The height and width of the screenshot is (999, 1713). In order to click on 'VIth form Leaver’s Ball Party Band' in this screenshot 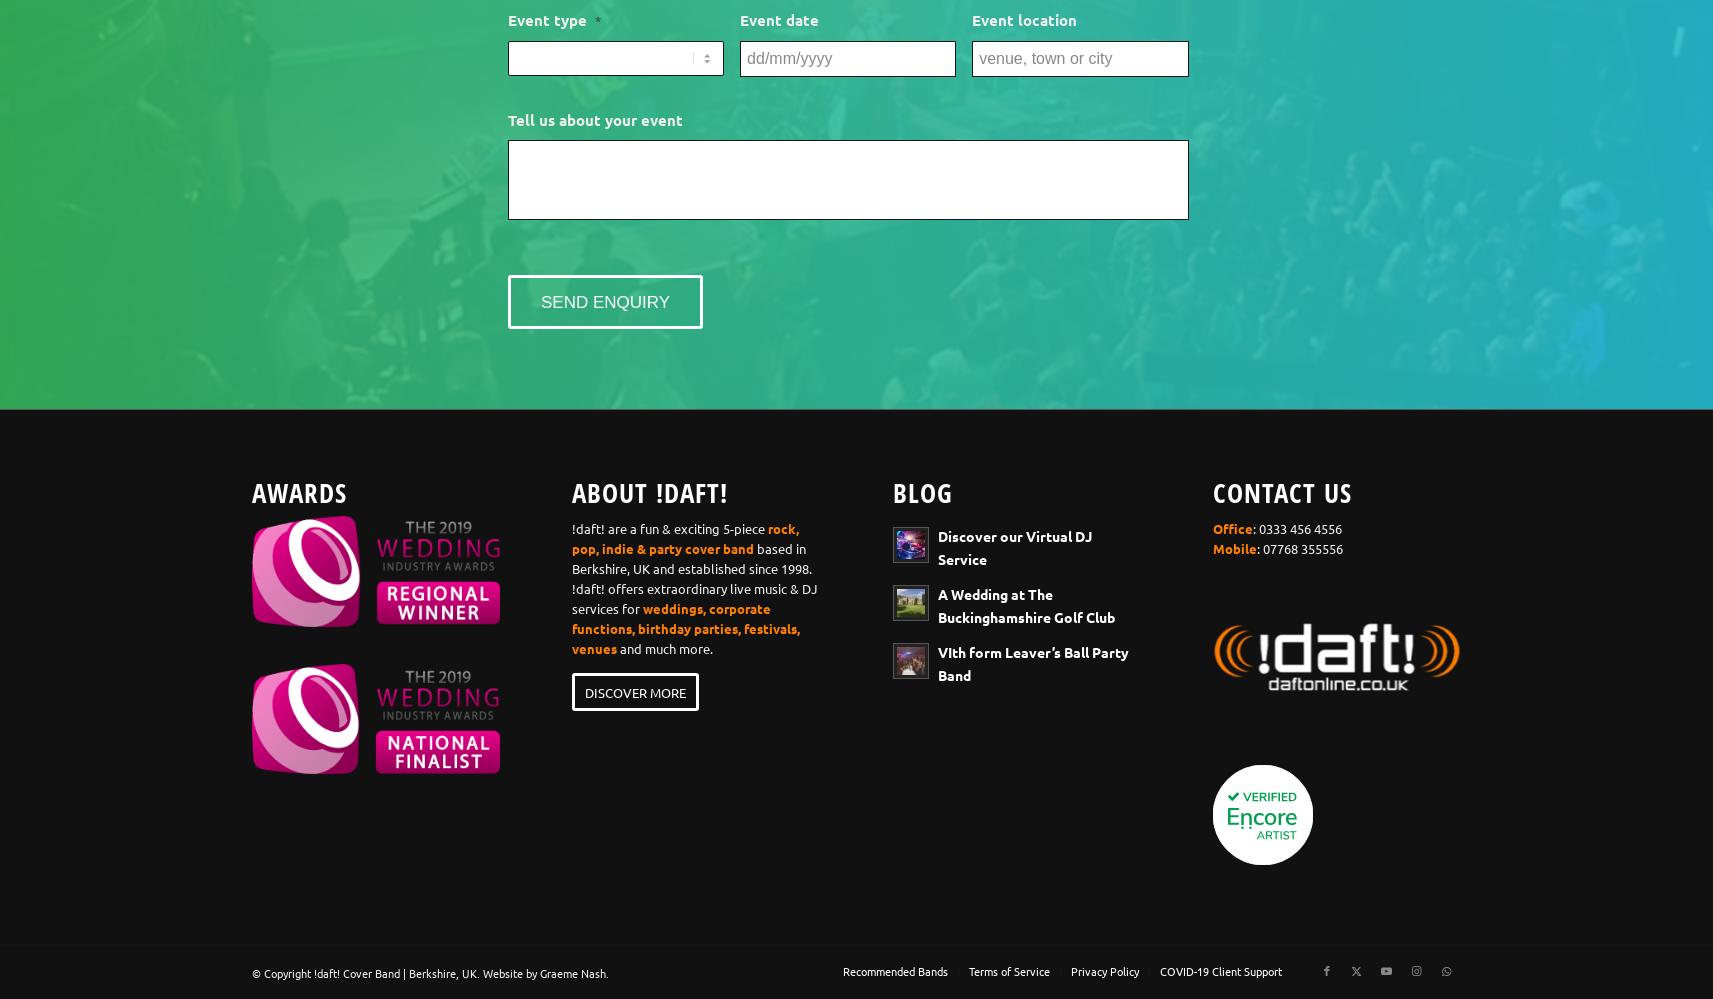, I will do `click(1031, 662)`.